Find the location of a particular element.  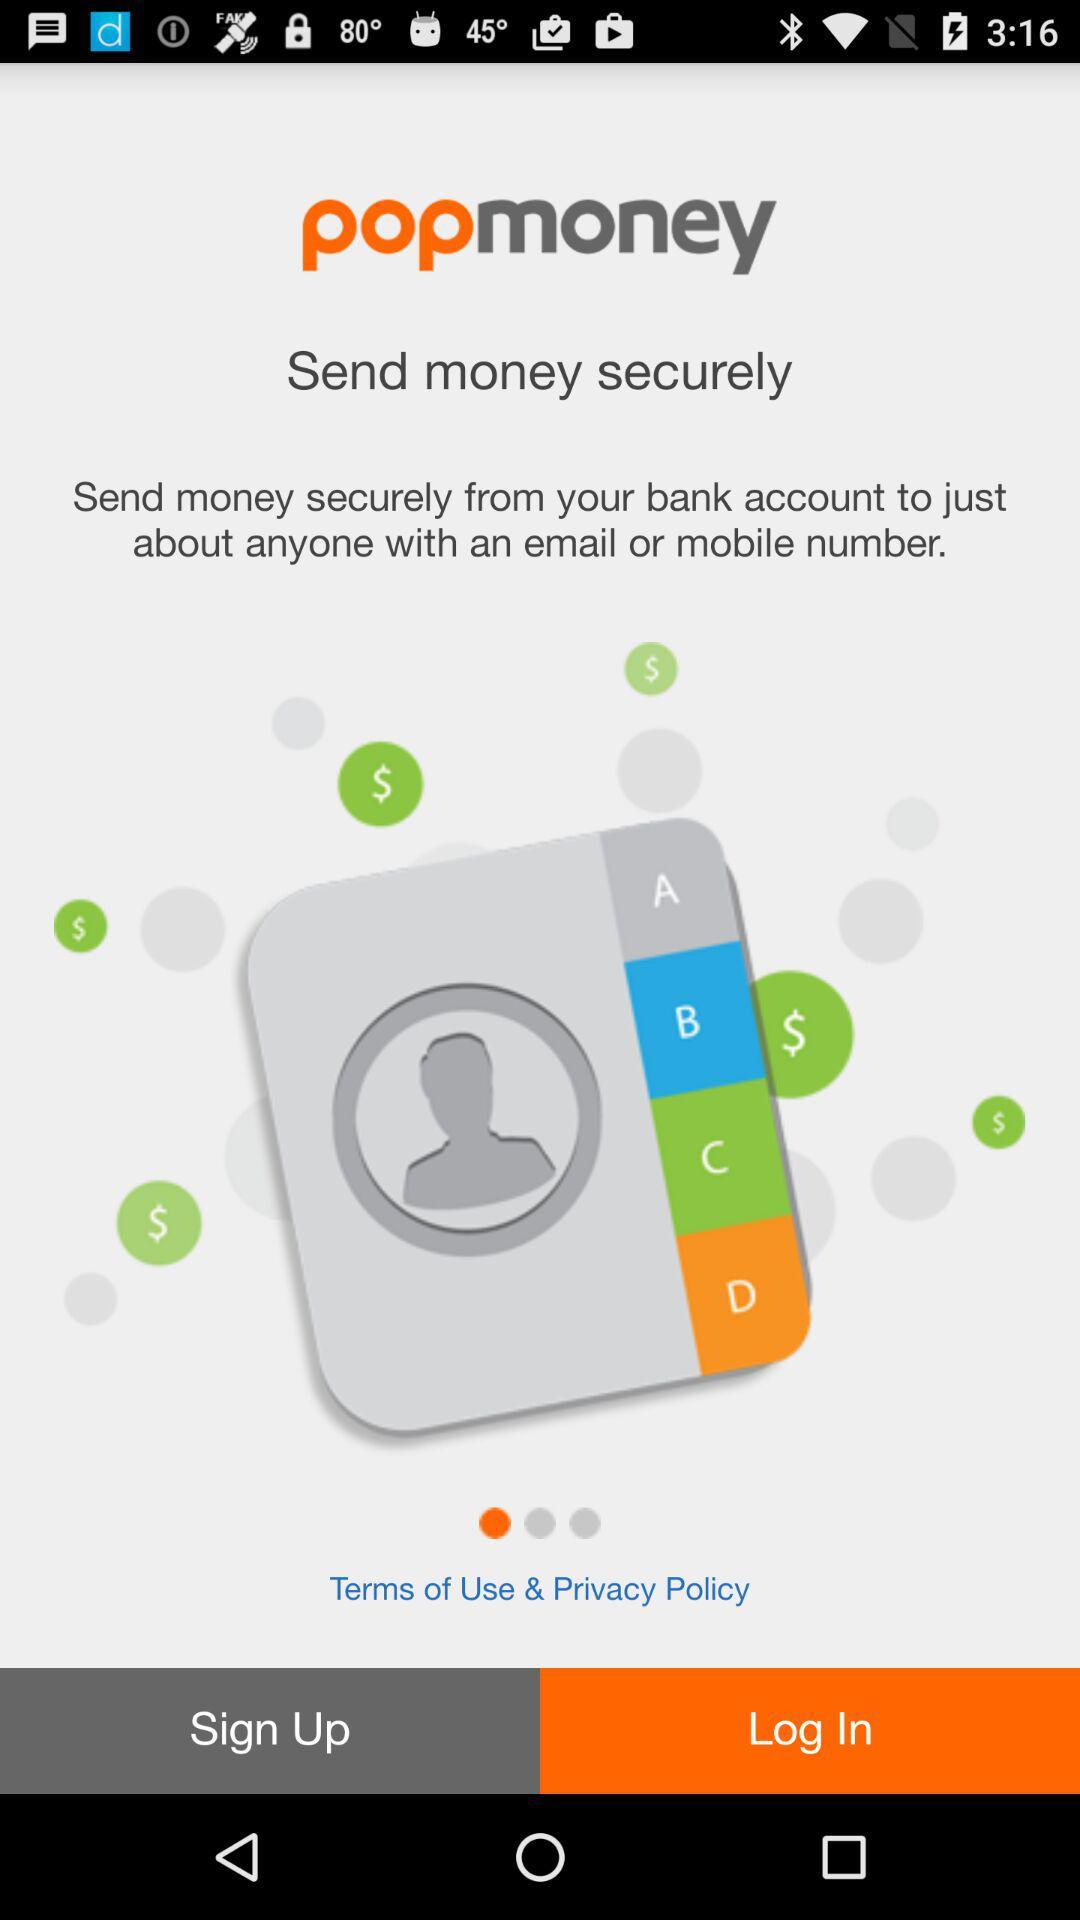

the item above the sign up icon is located at coordinates (540, 1589).